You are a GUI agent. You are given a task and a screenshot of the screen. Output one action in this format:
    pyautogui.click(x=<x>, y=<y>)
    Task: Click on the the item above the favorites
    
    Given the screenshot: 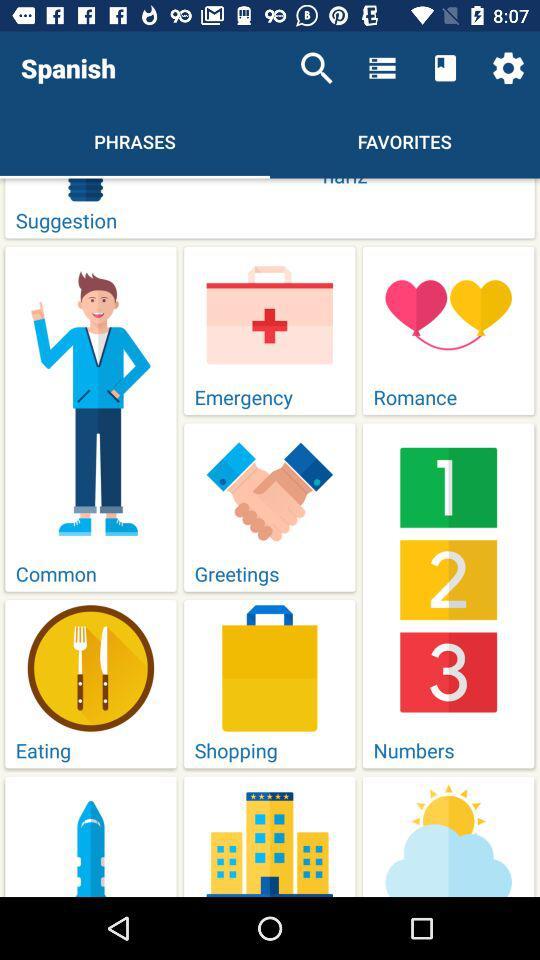 What is the action you would take?
    pyautogui.click(x=382, y=68)
    